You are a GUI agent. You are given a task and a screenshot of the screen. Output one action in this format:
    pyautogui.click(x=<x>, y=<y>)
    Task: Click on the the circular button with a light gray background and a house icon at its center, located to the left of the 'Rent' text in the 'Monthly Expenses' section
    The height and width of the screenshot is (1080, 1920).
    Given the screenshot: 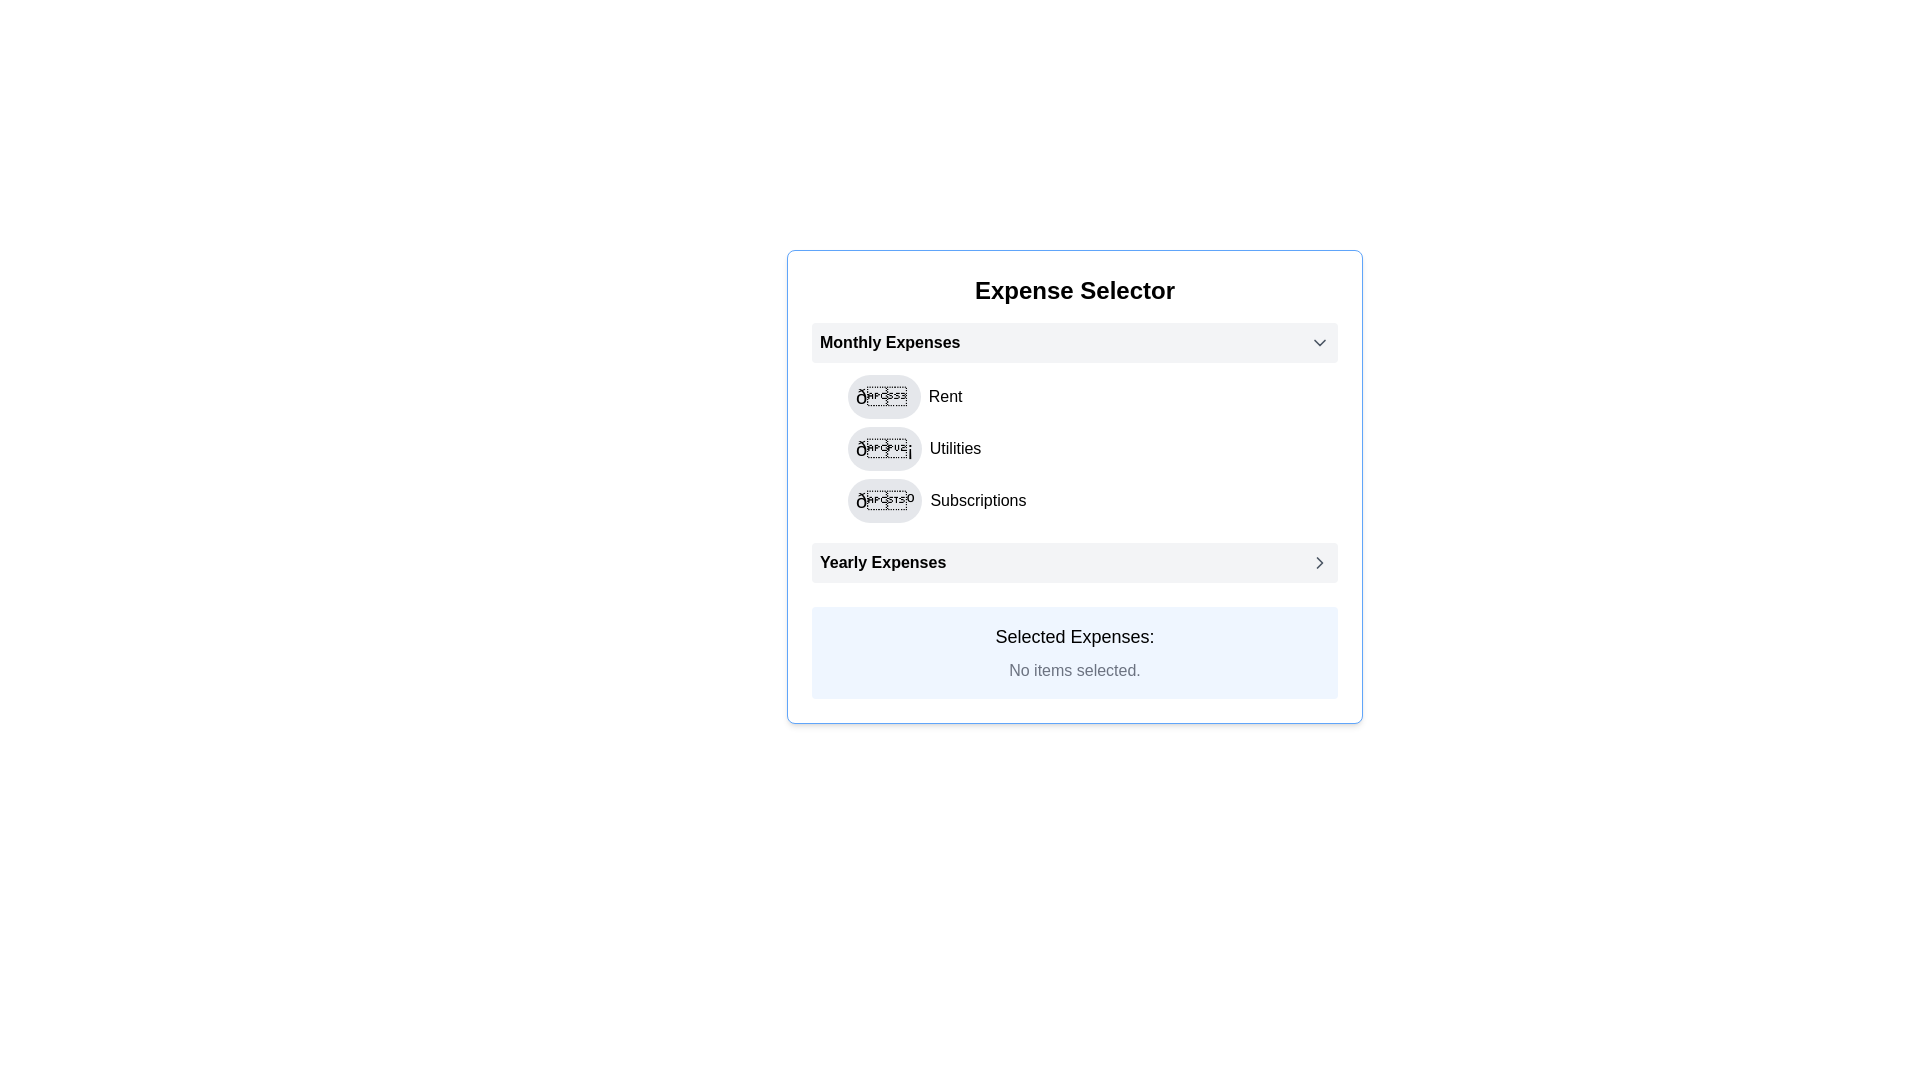 What is the action you would take?
    pyautogui.click(x=883, y=397)
    